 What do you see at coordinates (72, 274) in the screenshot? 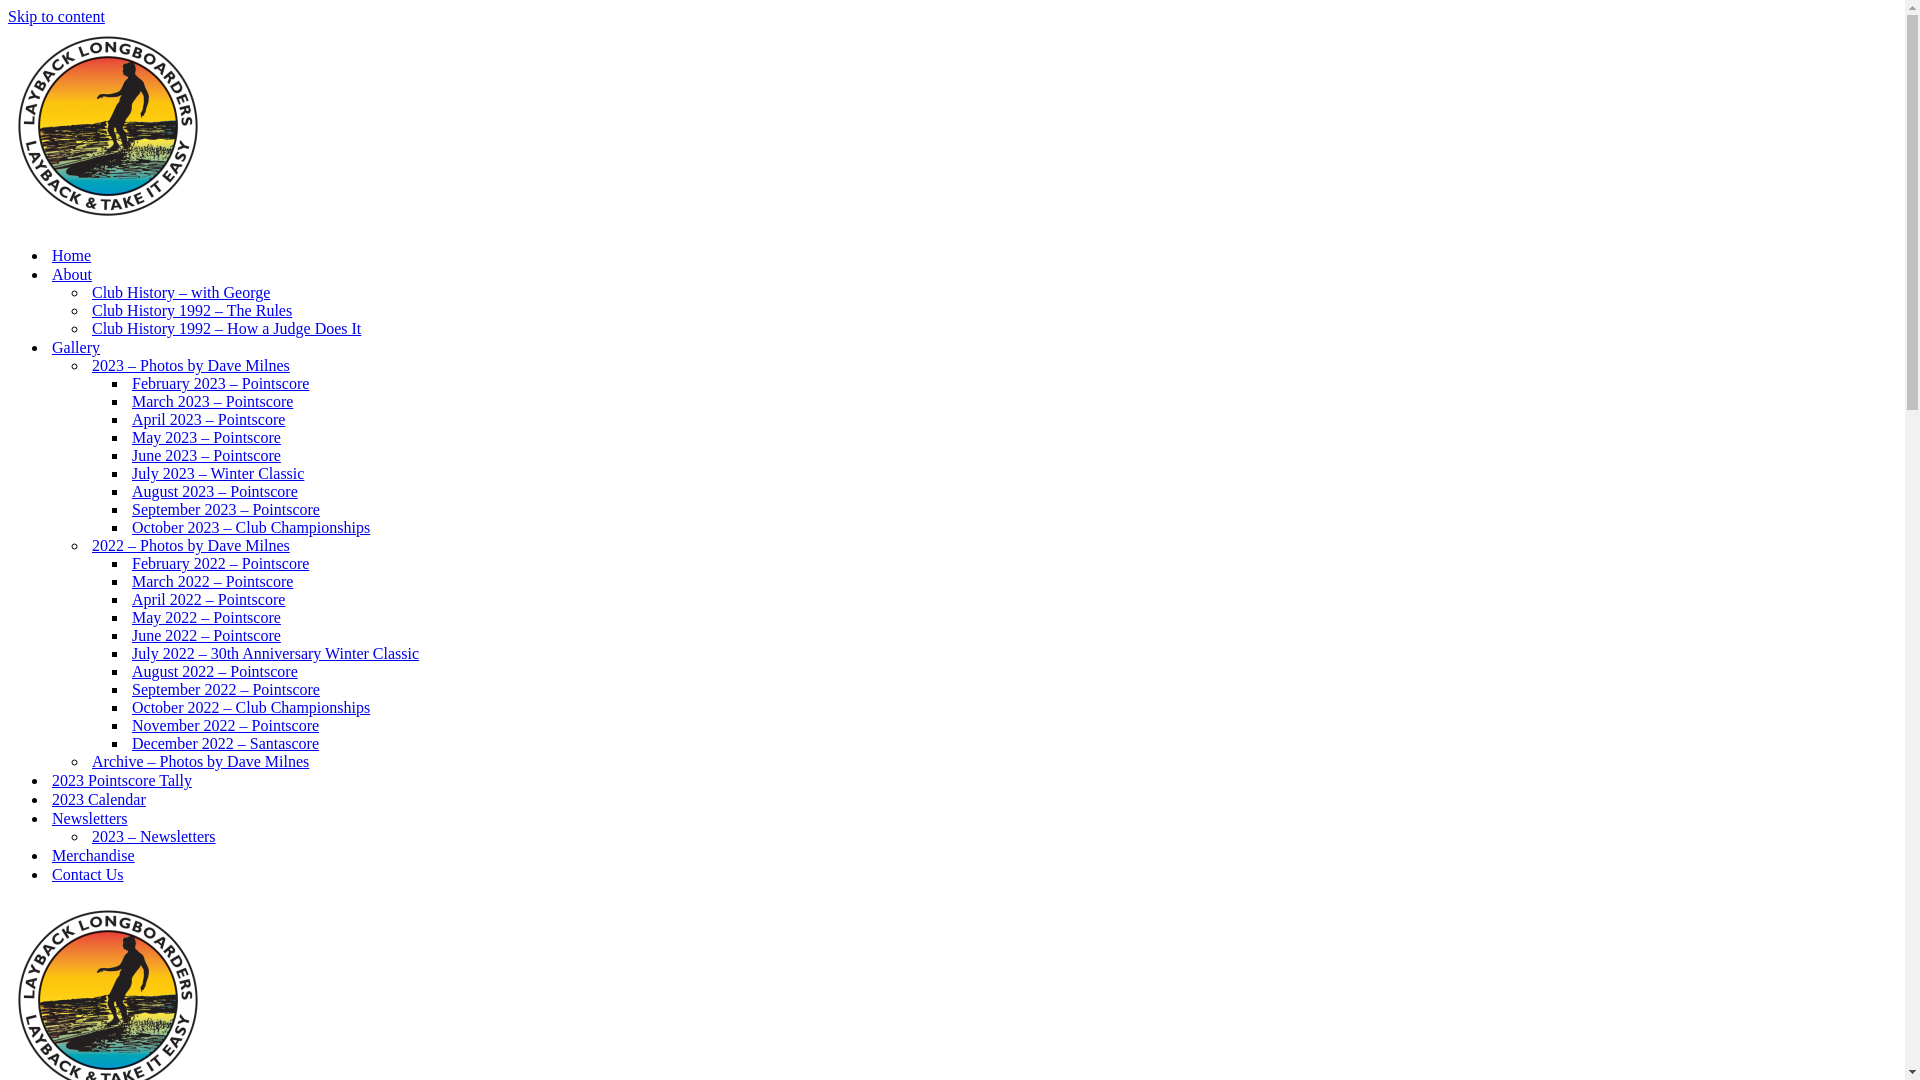
I see `'About'` at bounding box center [72, 274].